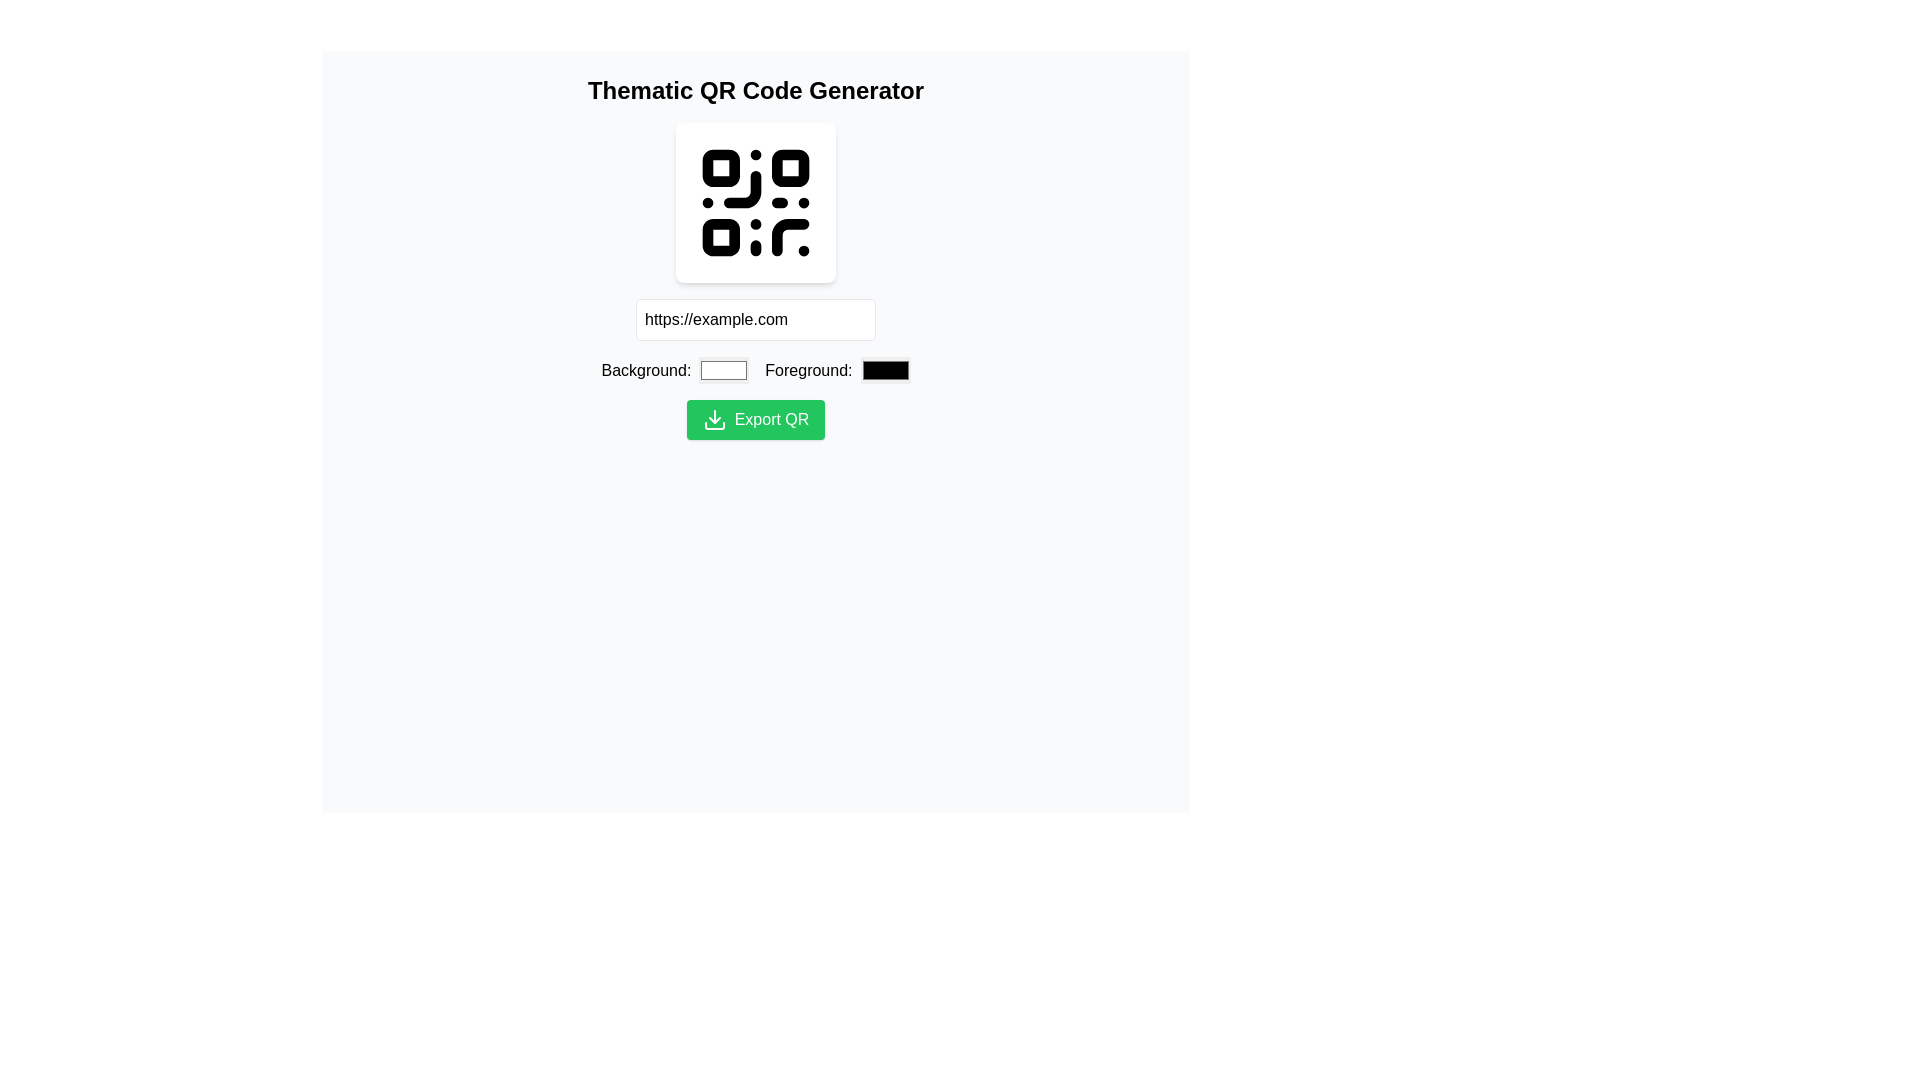  What do you see at coordinates (884, 370) in the screenshot?
I see `the Color Input Box located to the right of the 'Foreground:' label, below the QR code` at bounding box center [884, 370].